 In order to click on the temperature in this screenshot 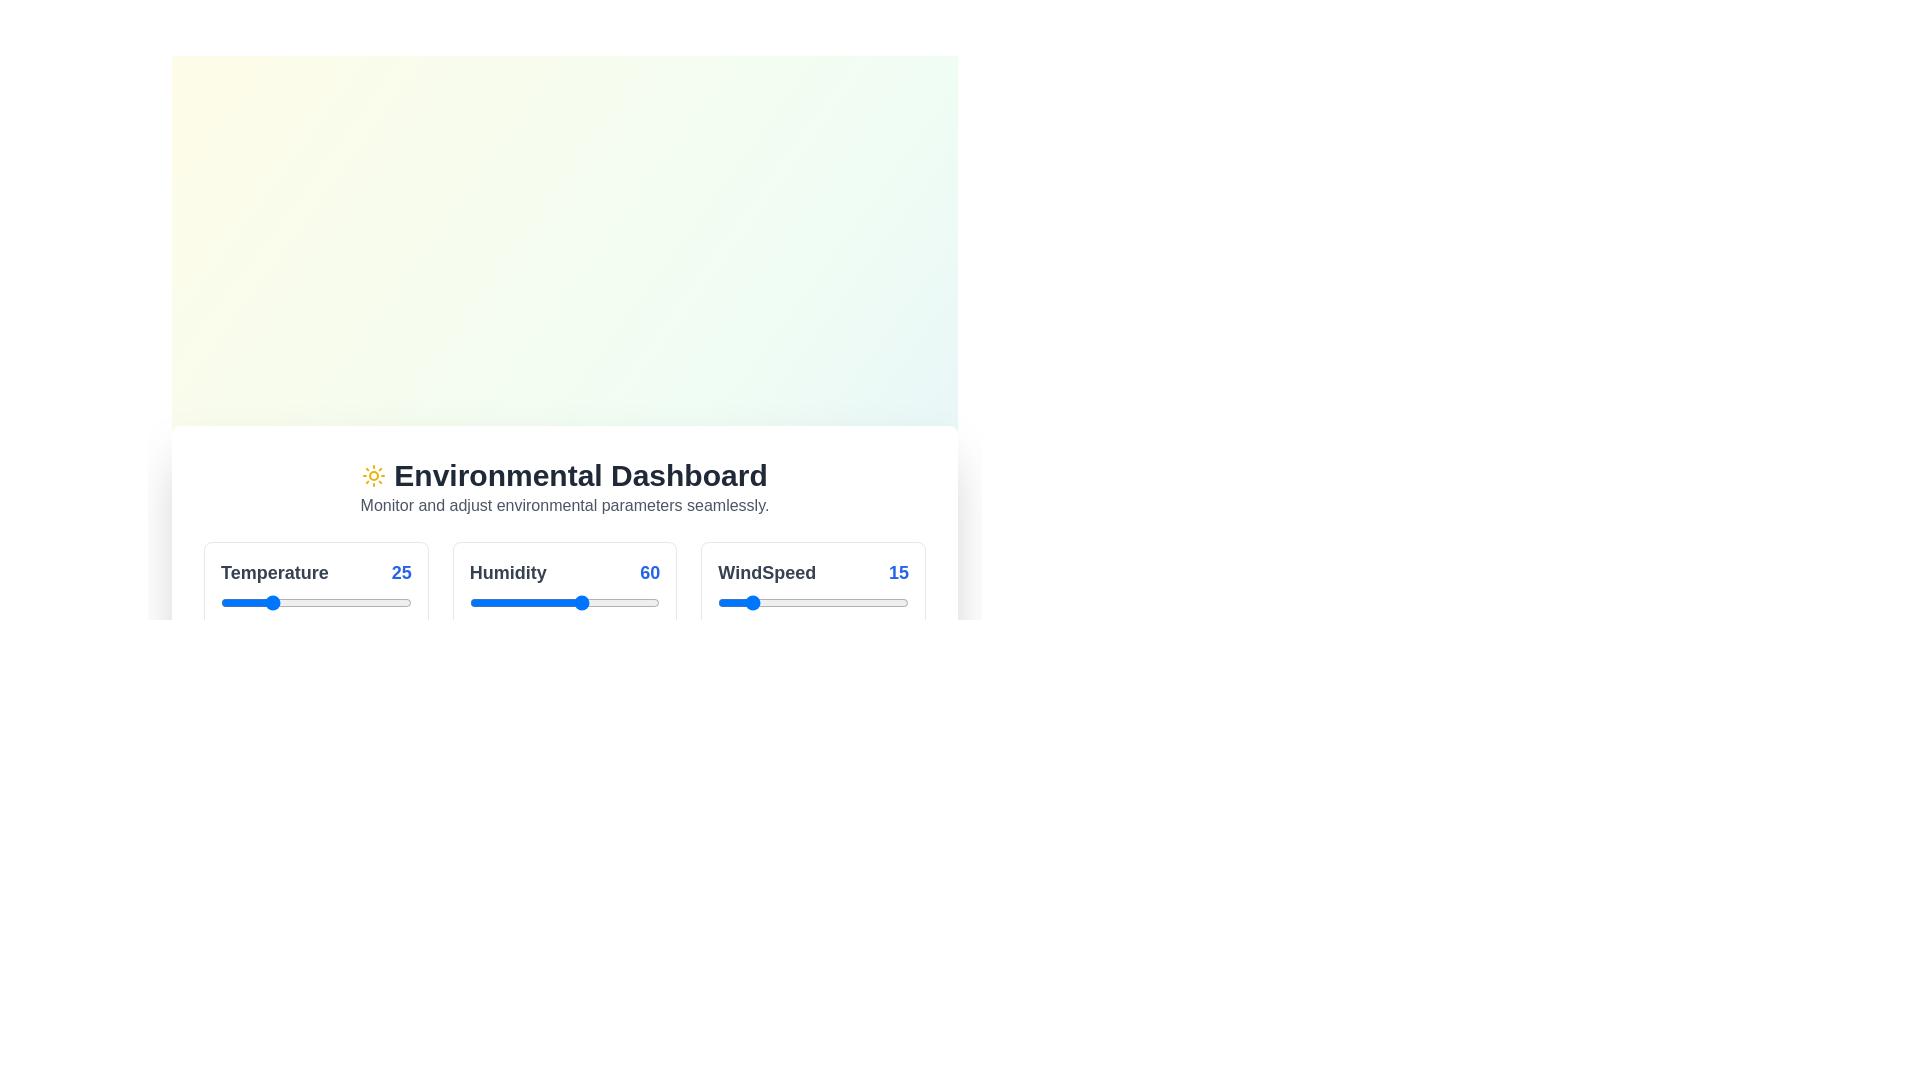, I will do `click(371, 601)`.